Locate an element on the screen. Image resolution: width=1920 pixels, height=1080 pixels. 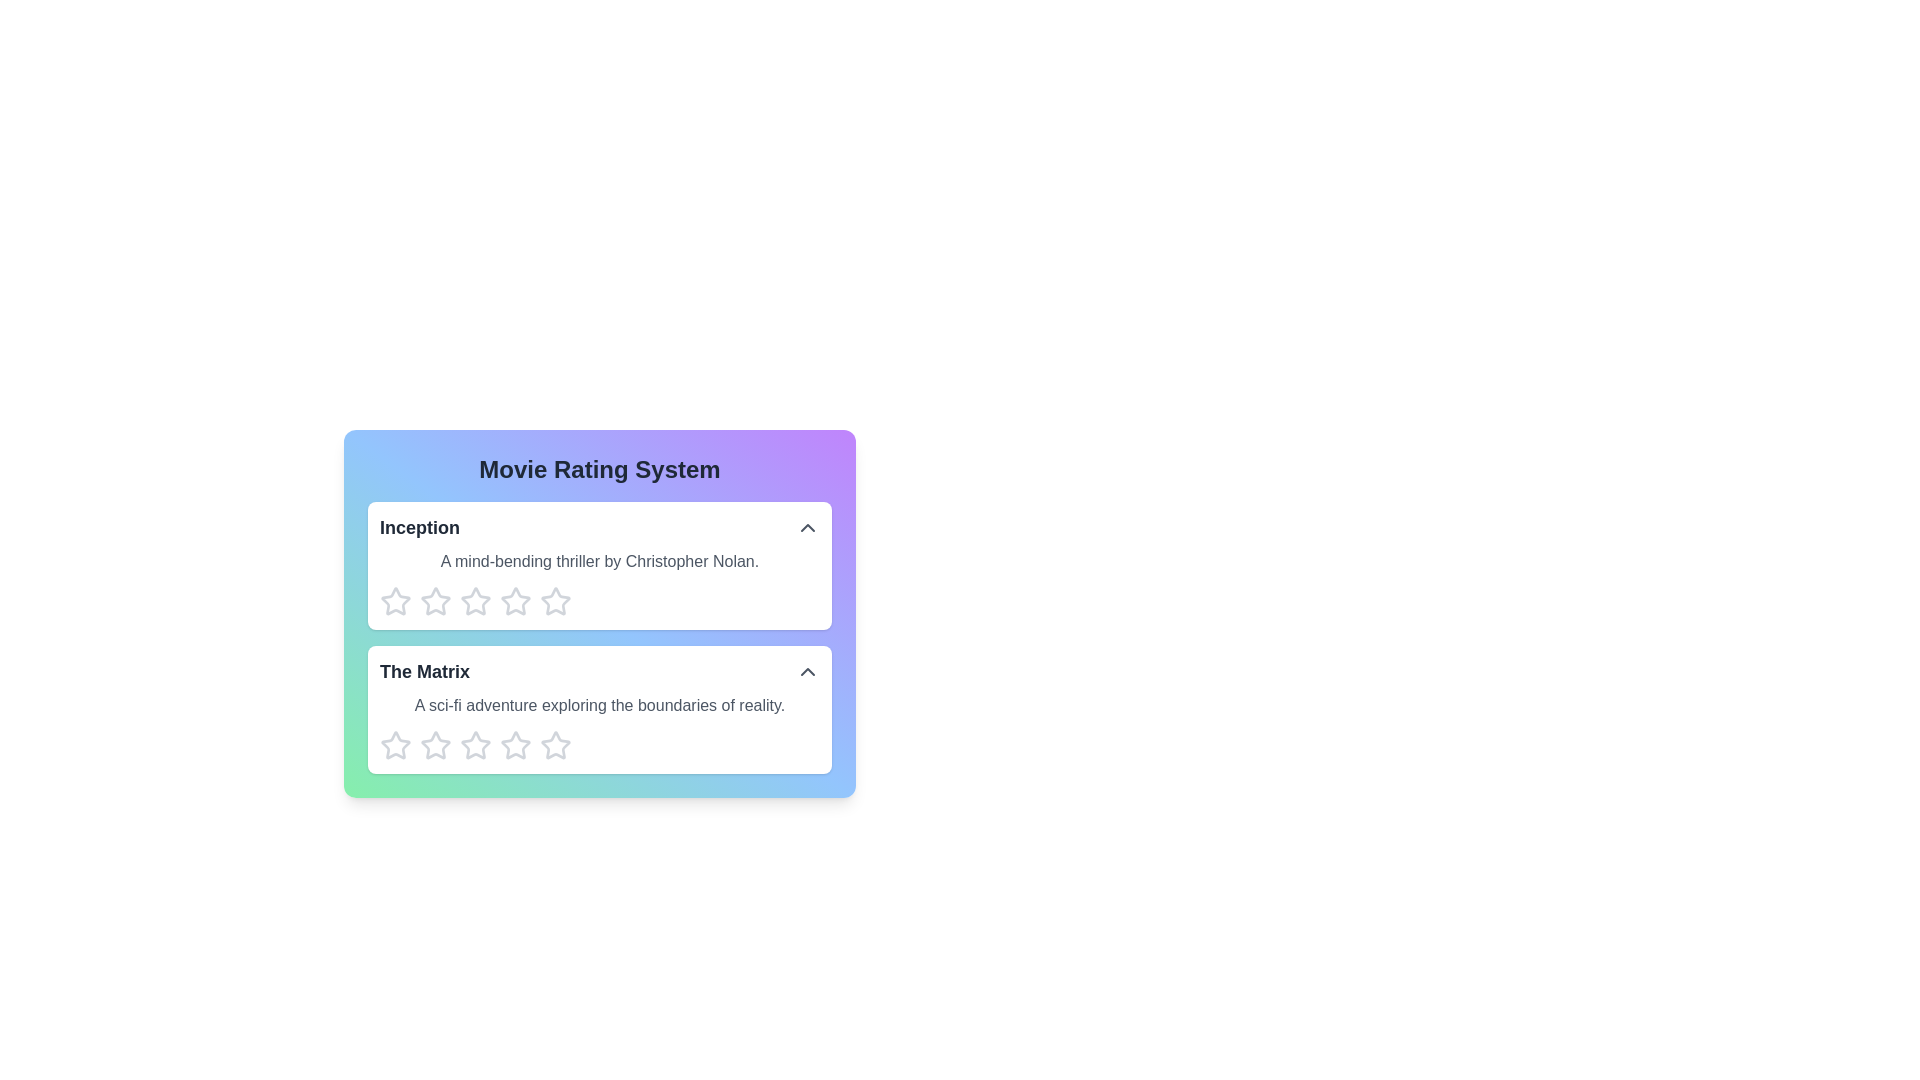
the fourth star-shaped rating icon in the horizontal row of seven under the movie review for 'The Matrix' is located at coordinates (474, 745).